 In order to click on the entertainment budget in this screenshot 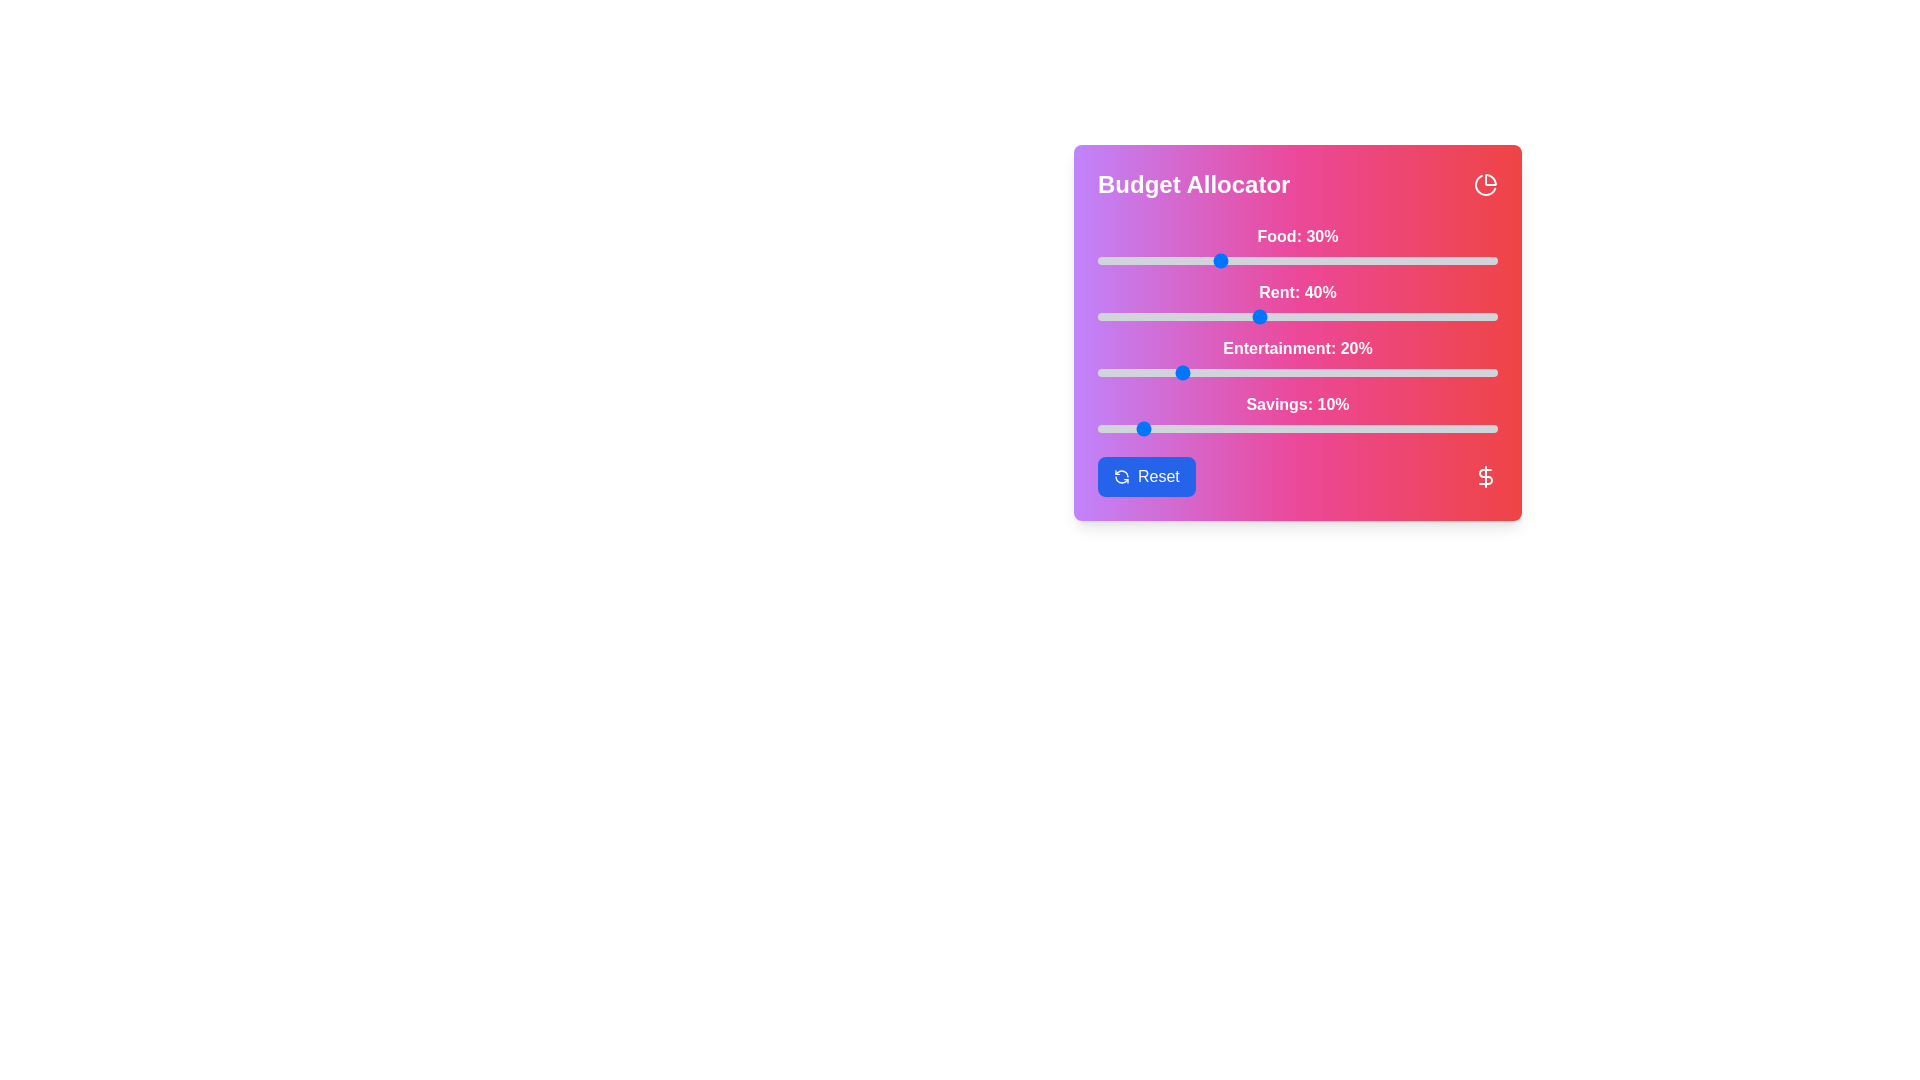, I will do `click(1349, 373)`.